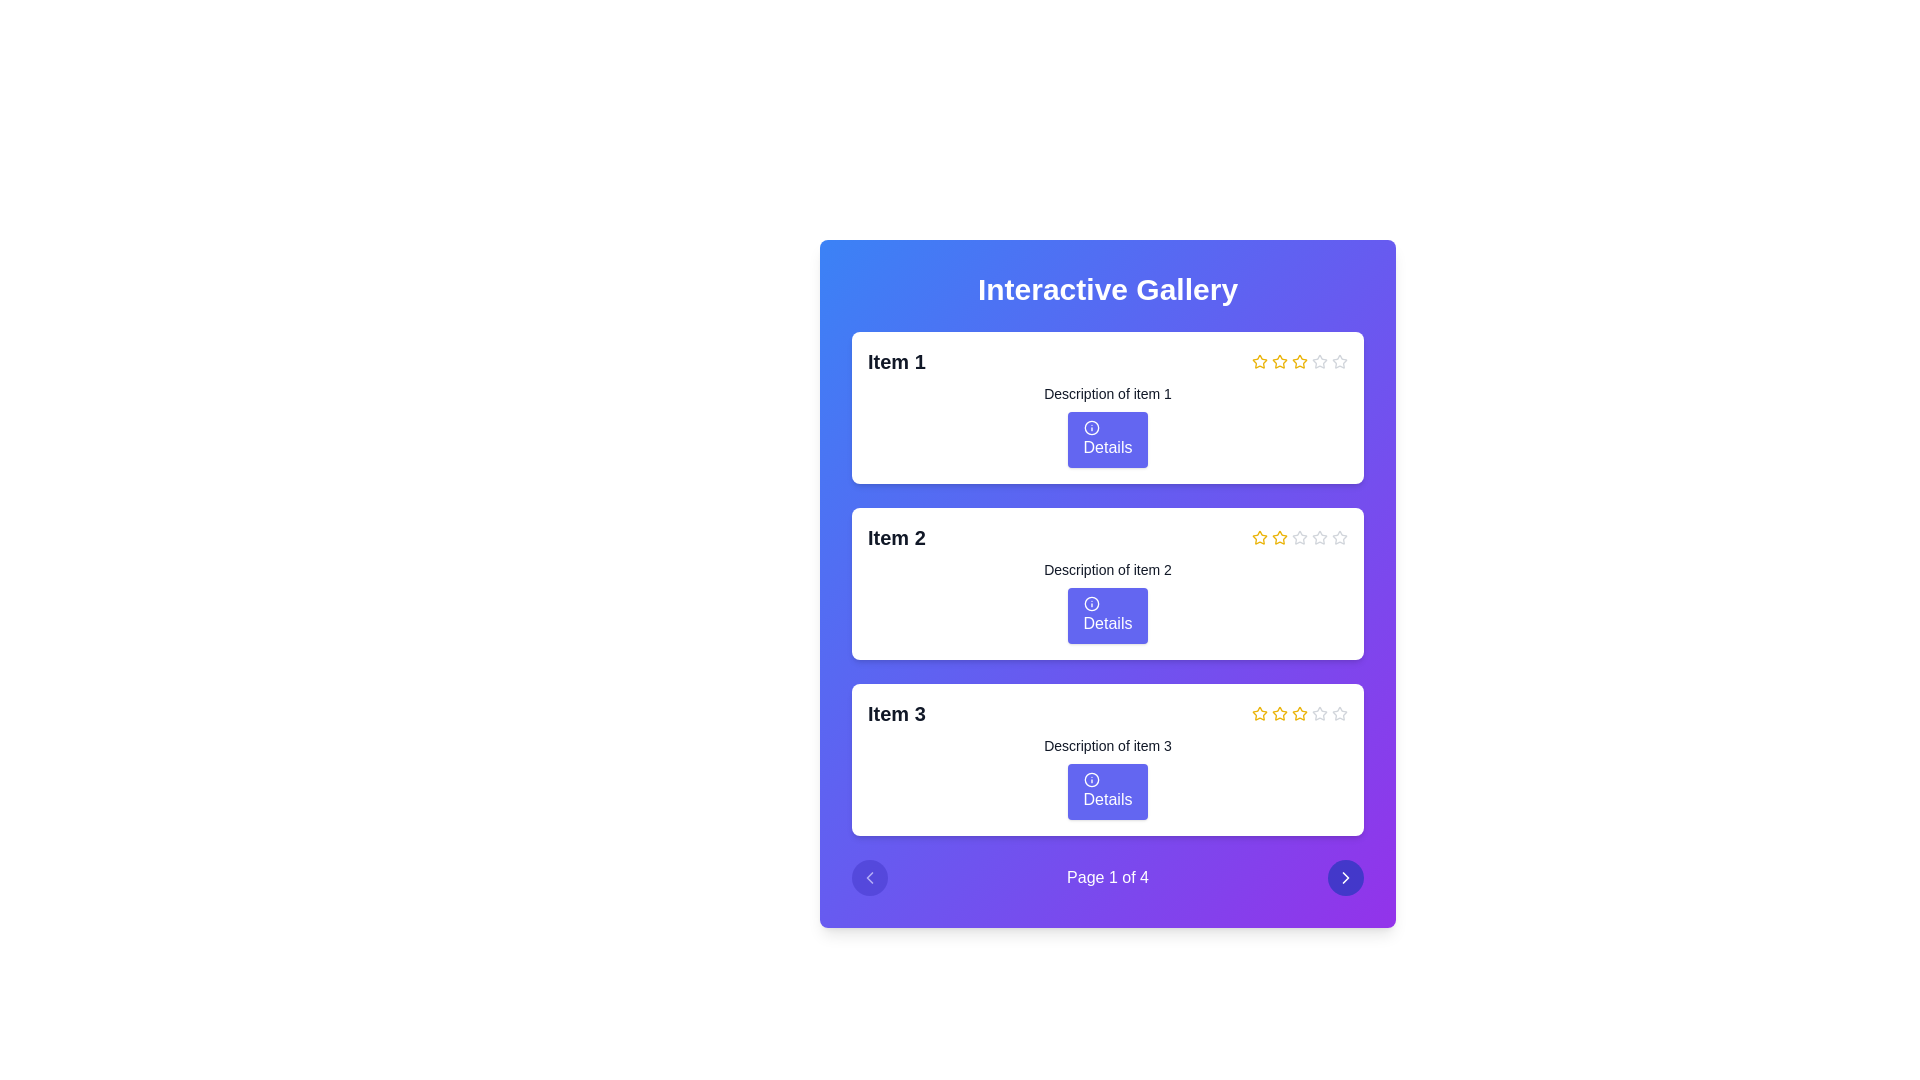 This screenshot has width=1920, height=1080. Describe the element at coordinates (1319, 712) in the screenshot. I see `the third star icon from the left in the rating section of 'Item 3' to rate it` at that location.